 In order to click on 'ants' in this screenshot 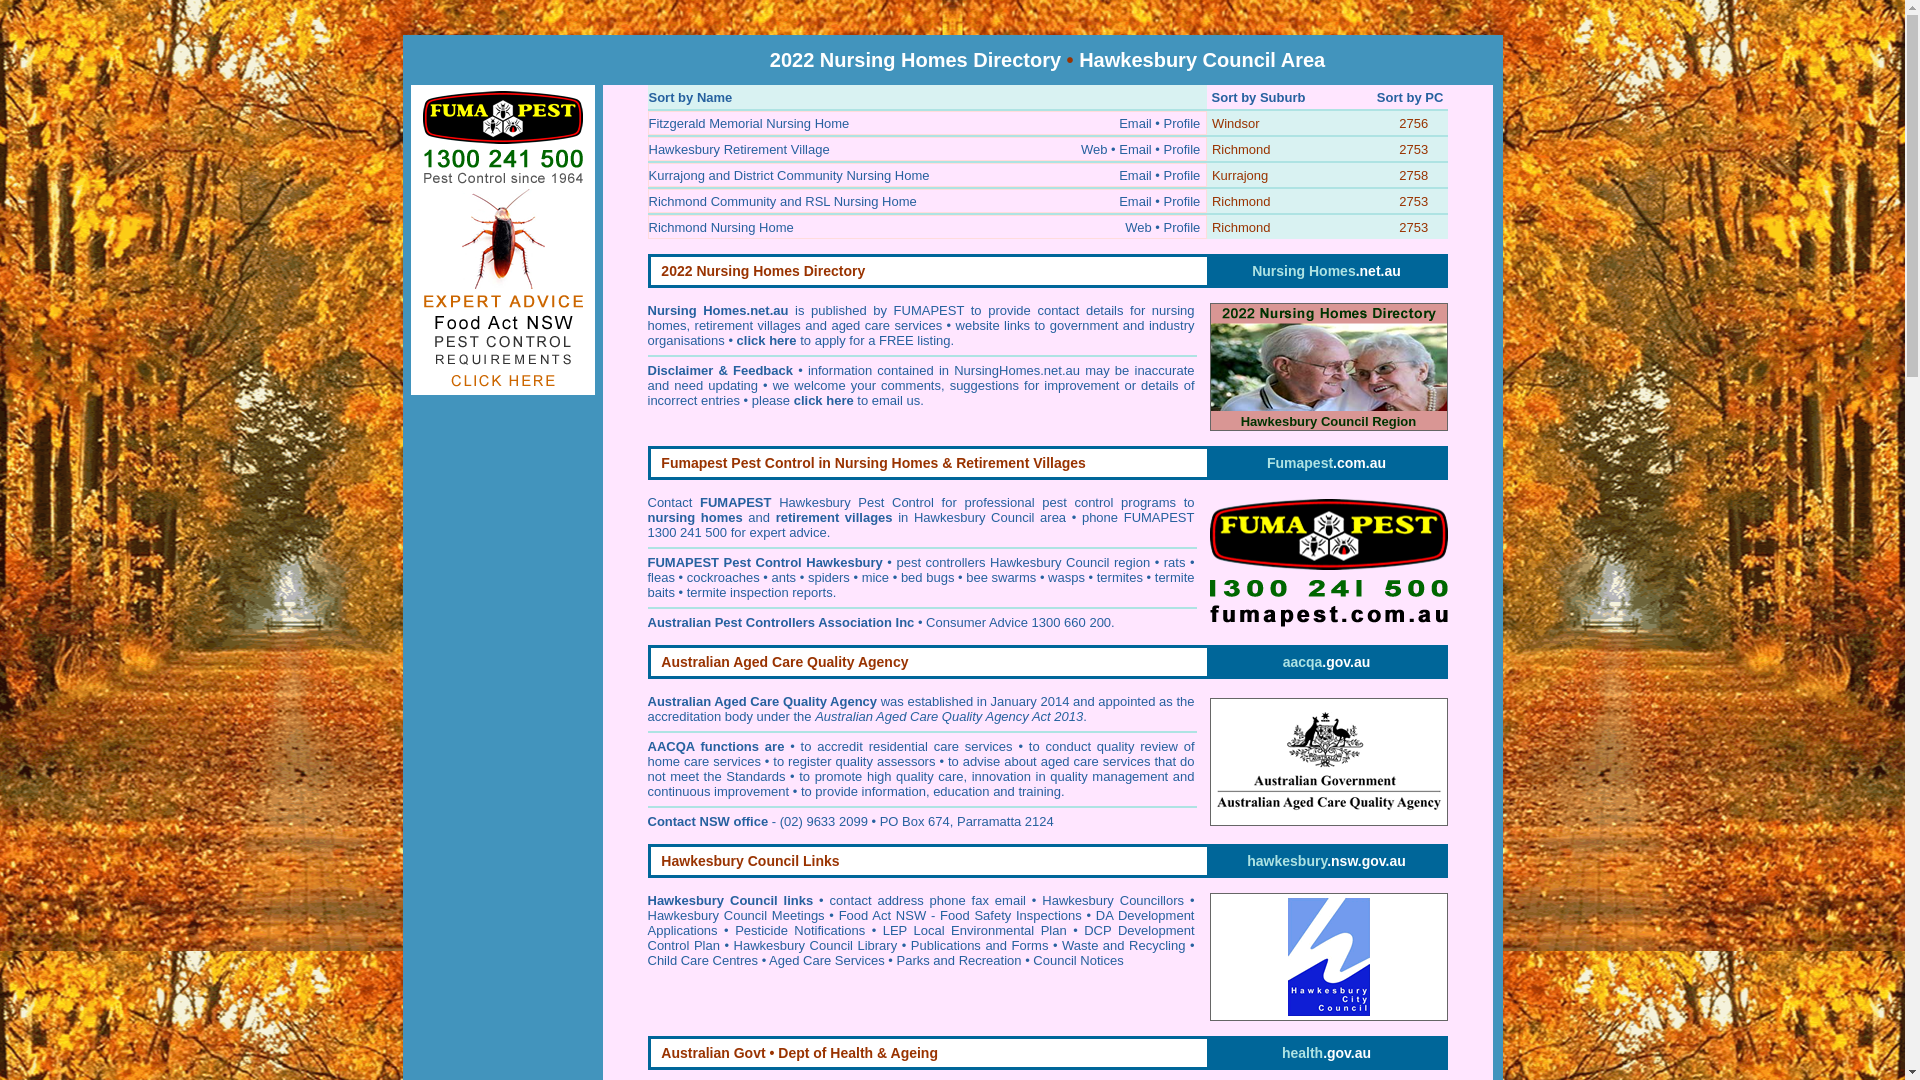, I will do `click(783, 577)`.